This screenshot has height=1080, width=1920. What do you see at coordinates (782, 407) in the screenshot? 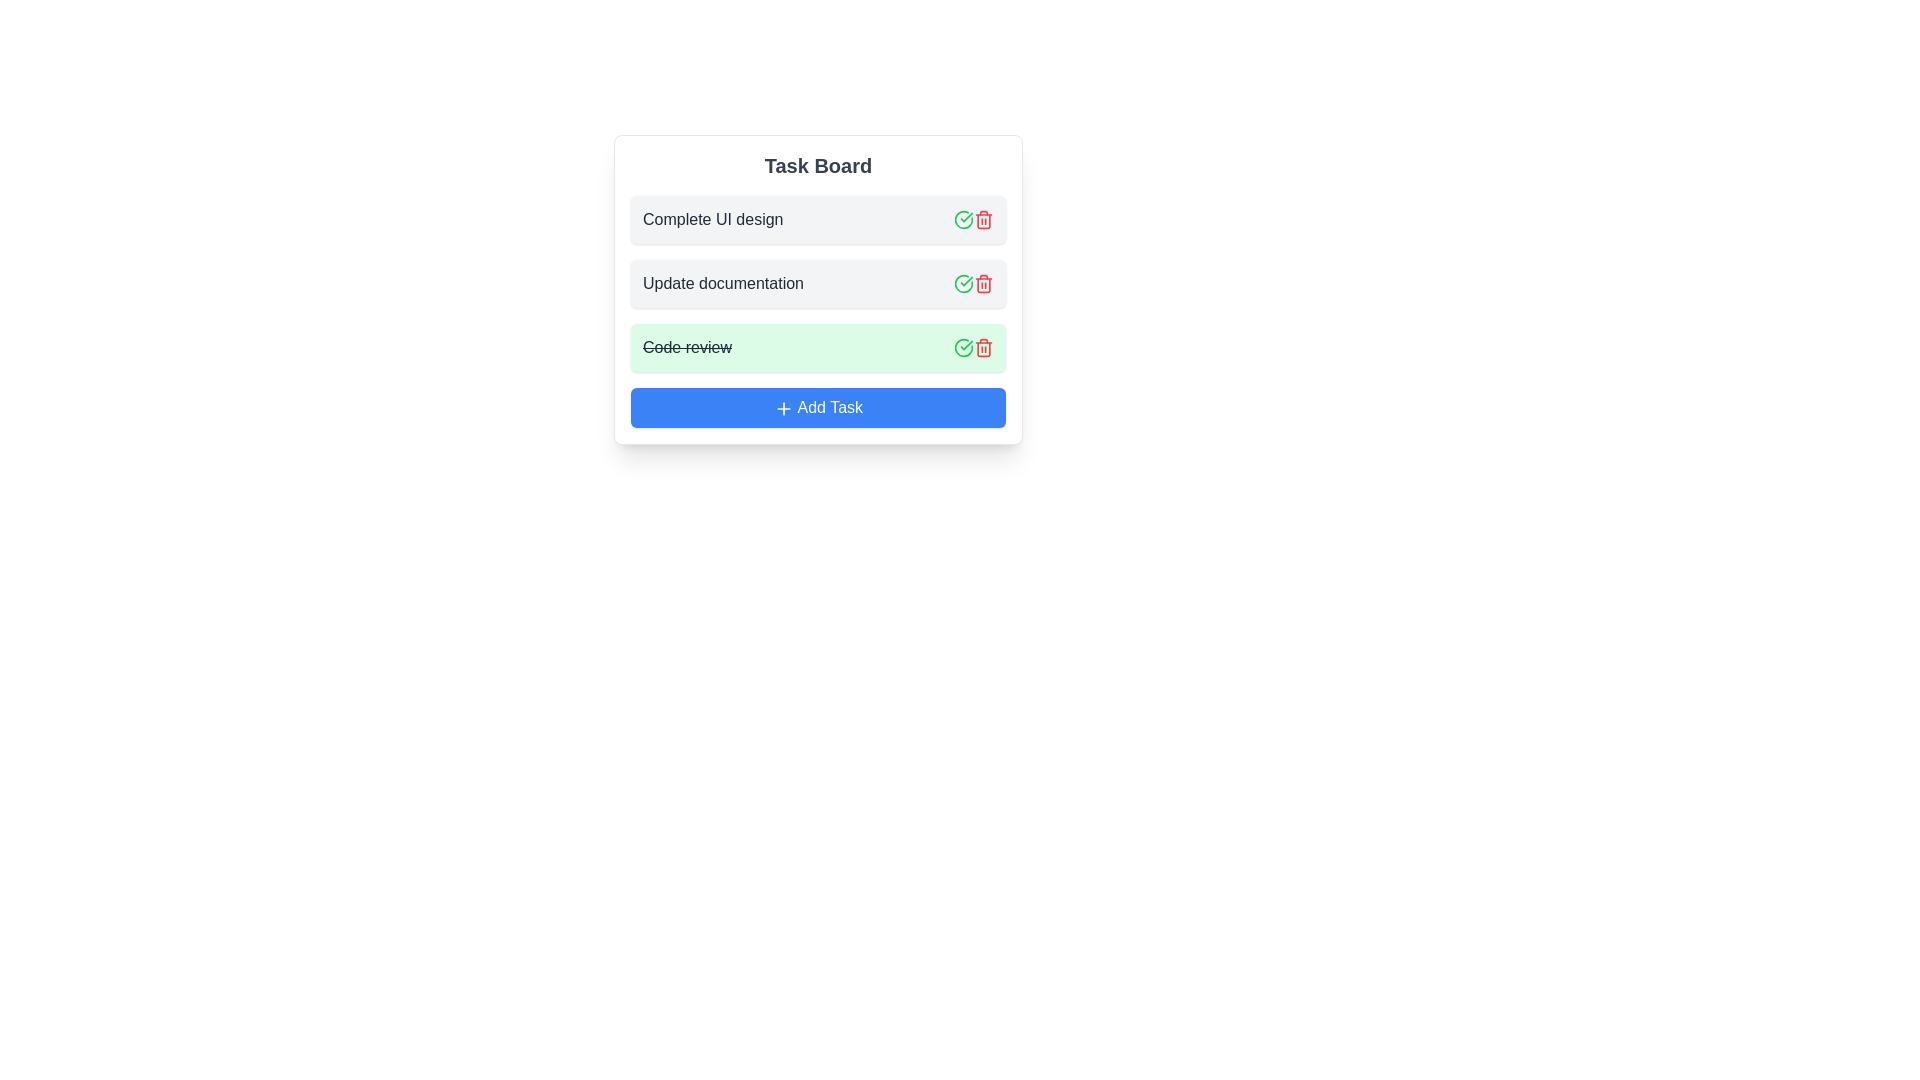
I see `the 'Plus' icon located within the blue 'Add Task' button at the bottom of the content area to observe any hover effects` at bounding box center [782, 407].